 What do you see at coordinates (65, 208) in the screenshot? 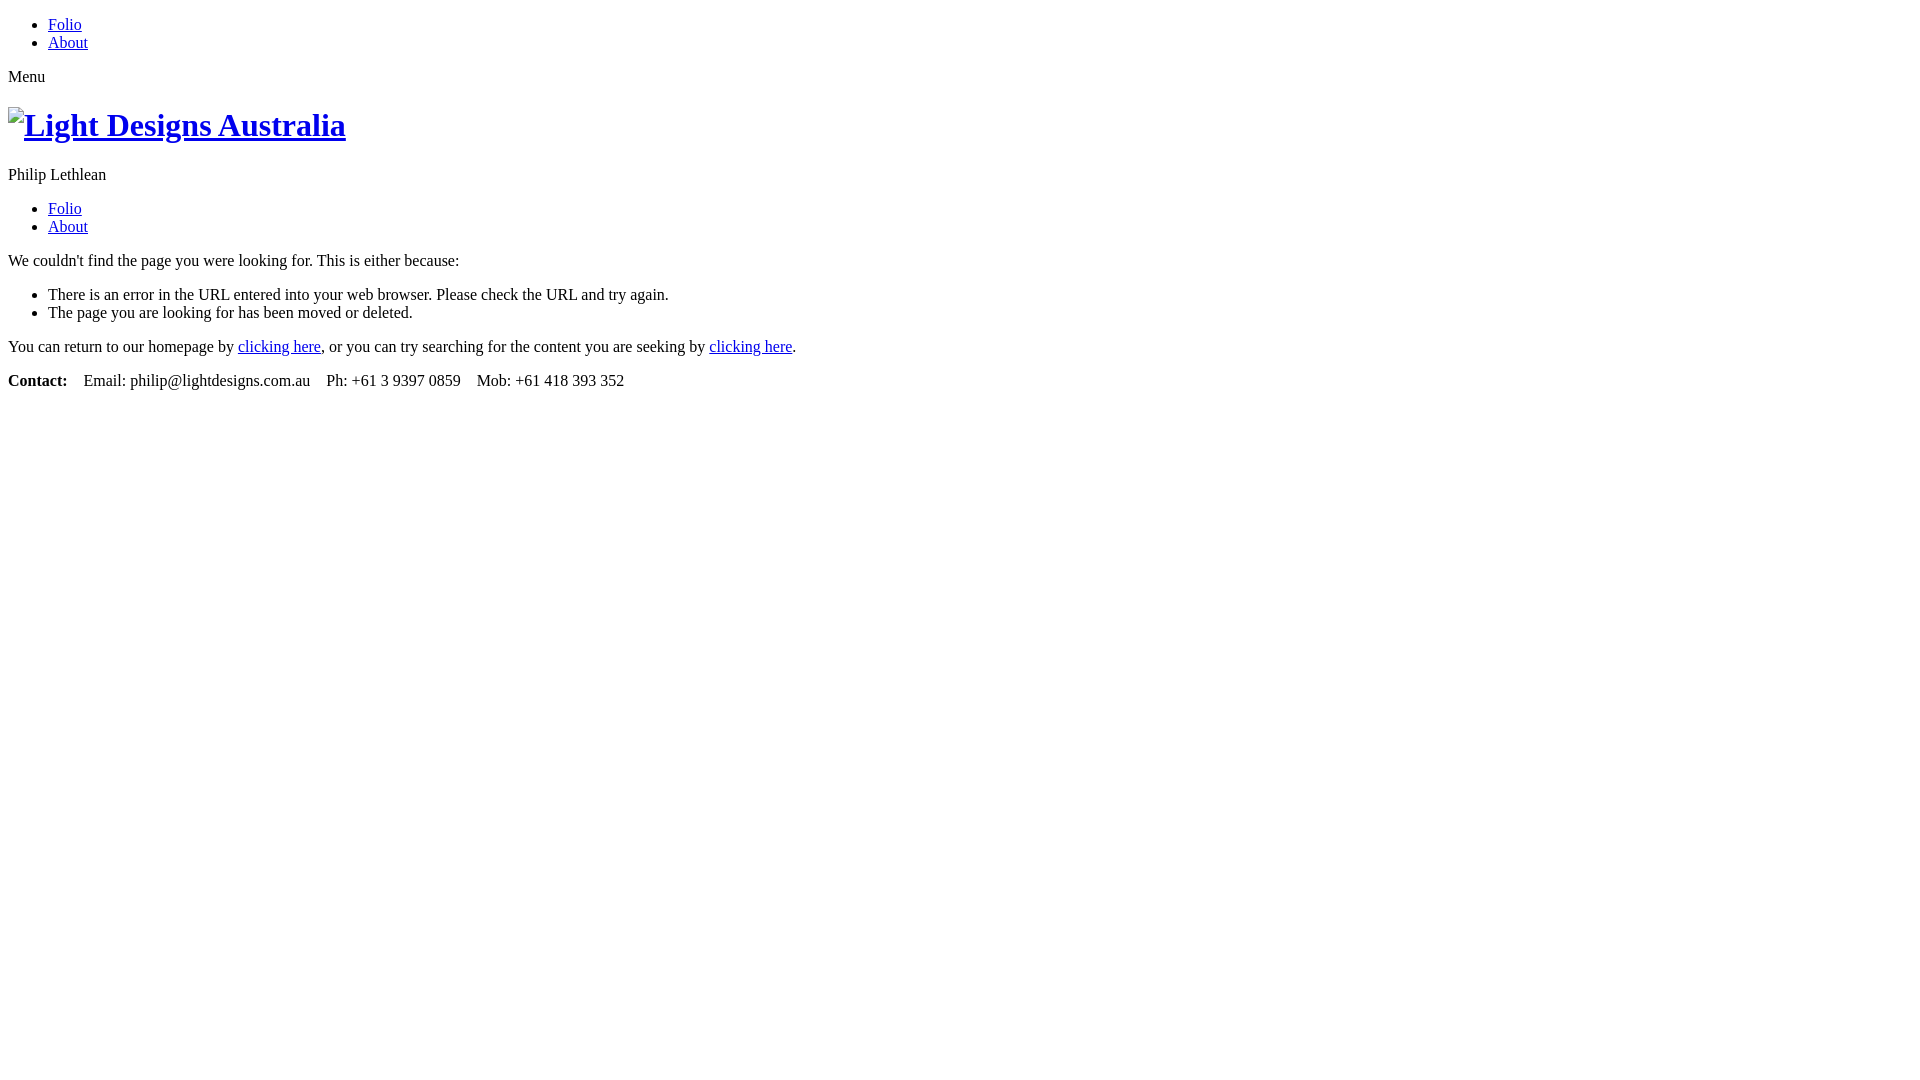
I see `'Folio'` at bounding box center [65, 208].